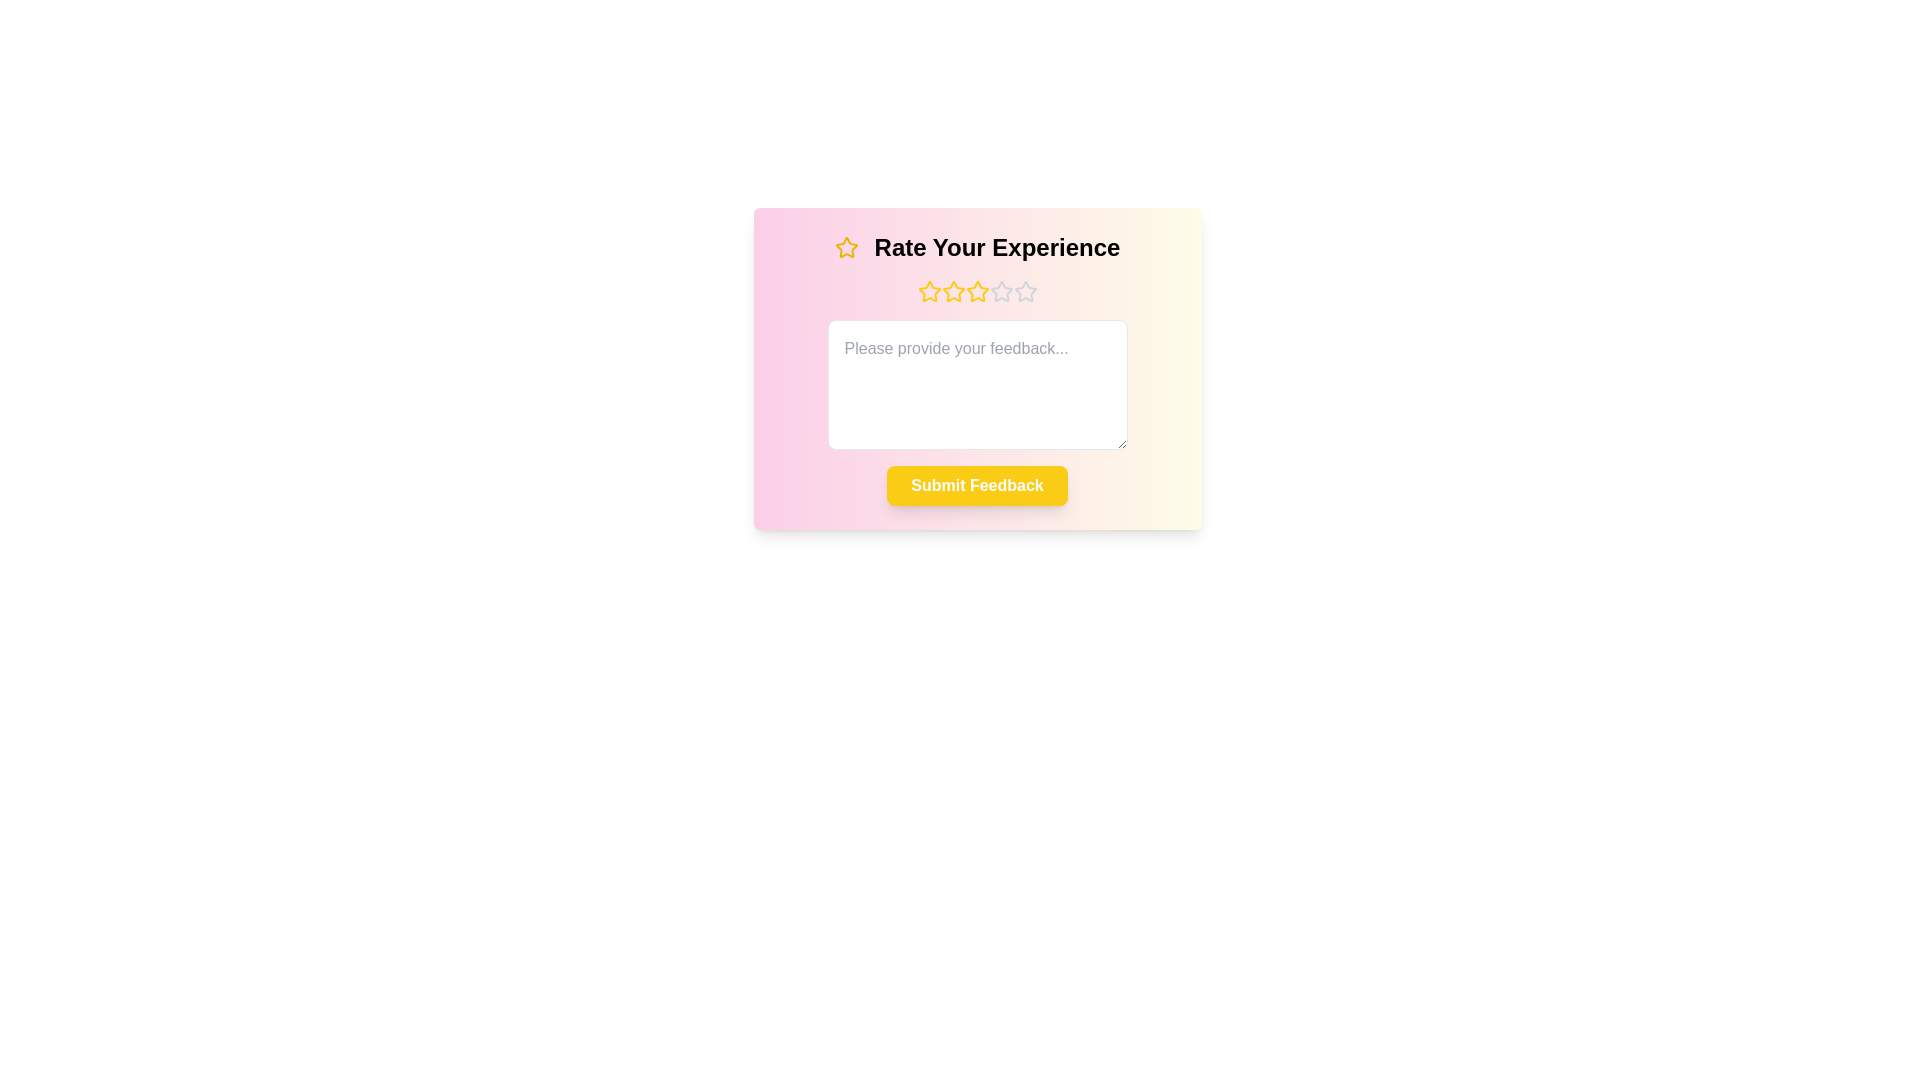  Describe the element at coordinates (1025, 292) in the screenshot. I see `the rating to 5 stars by clicking on the corresponding star` at that location.